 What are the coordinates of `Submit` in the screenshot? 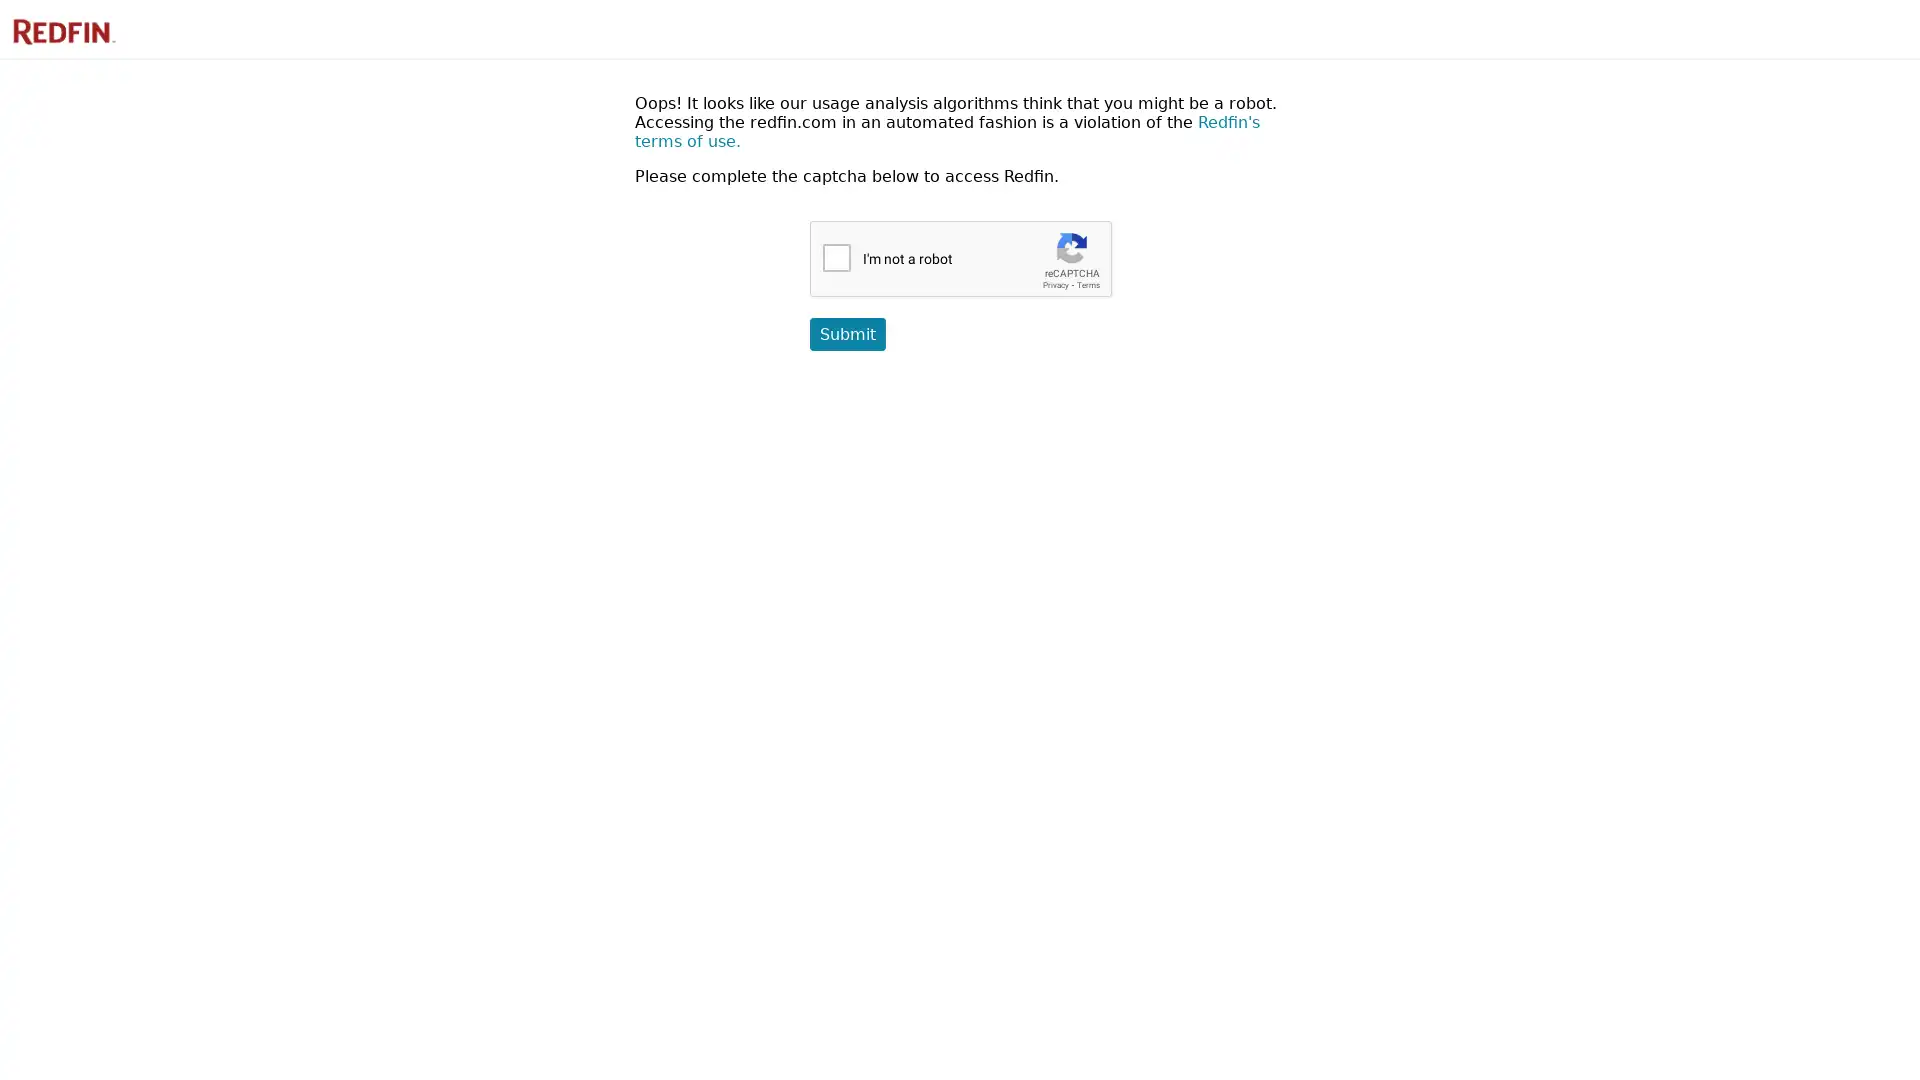 It's located at (848, 333).